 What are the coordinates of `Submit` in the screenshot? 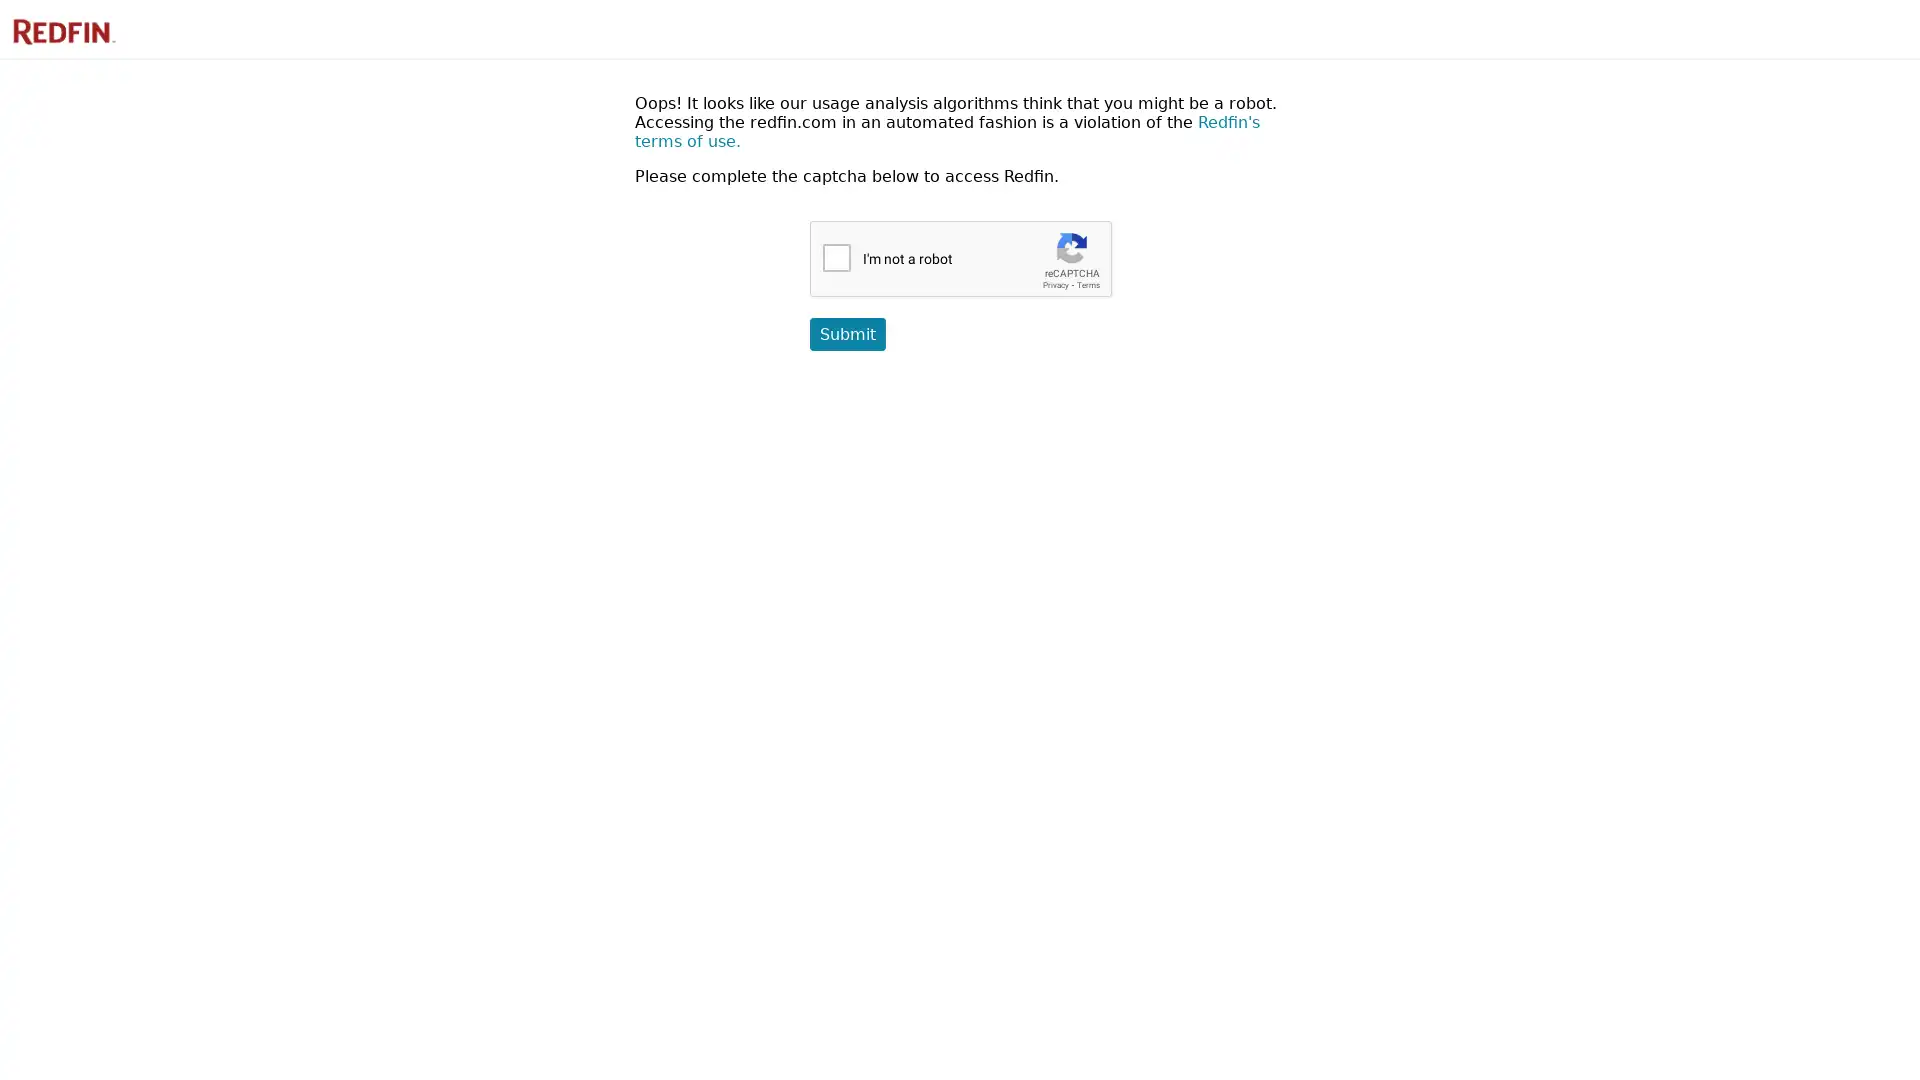 It's located at (848, 333).